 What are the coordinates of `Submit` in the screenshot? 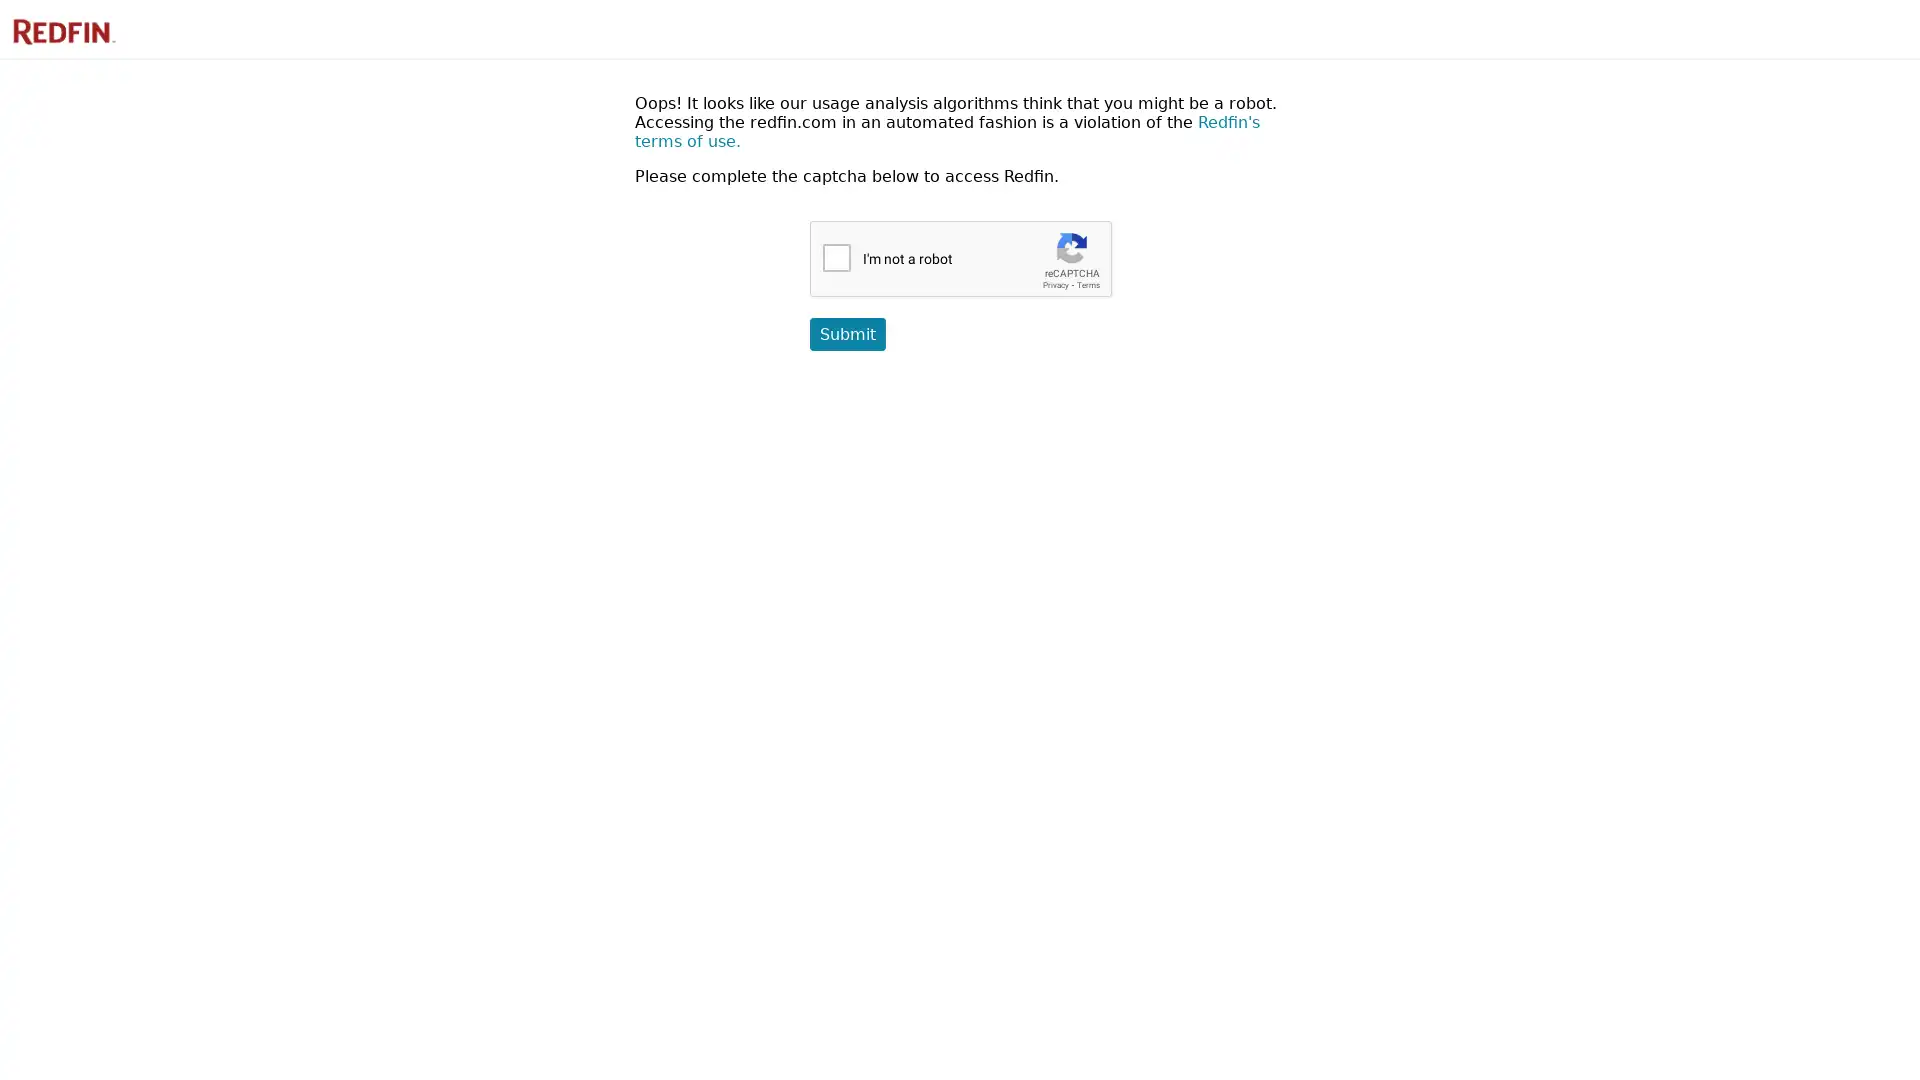 It's located at (848, 333).